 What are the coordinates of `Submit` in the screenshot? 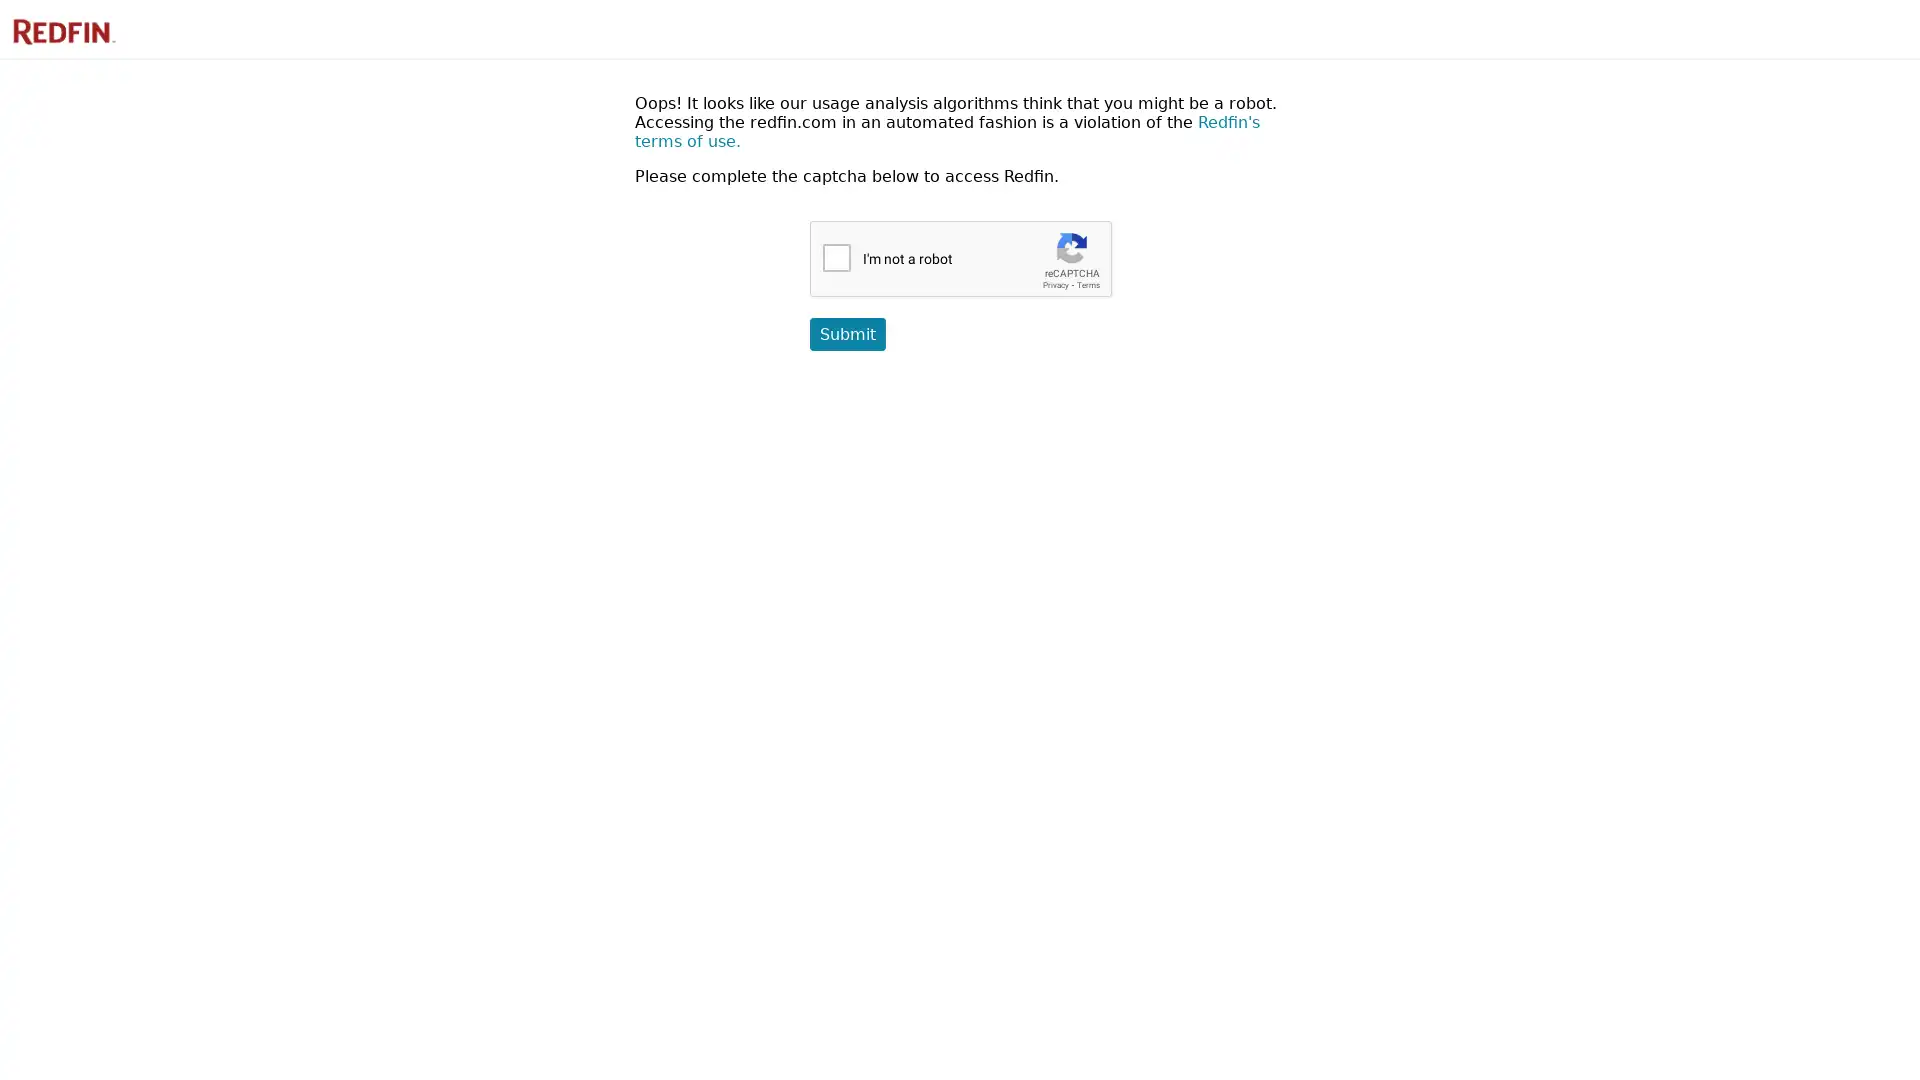 It's located at (848, 333).